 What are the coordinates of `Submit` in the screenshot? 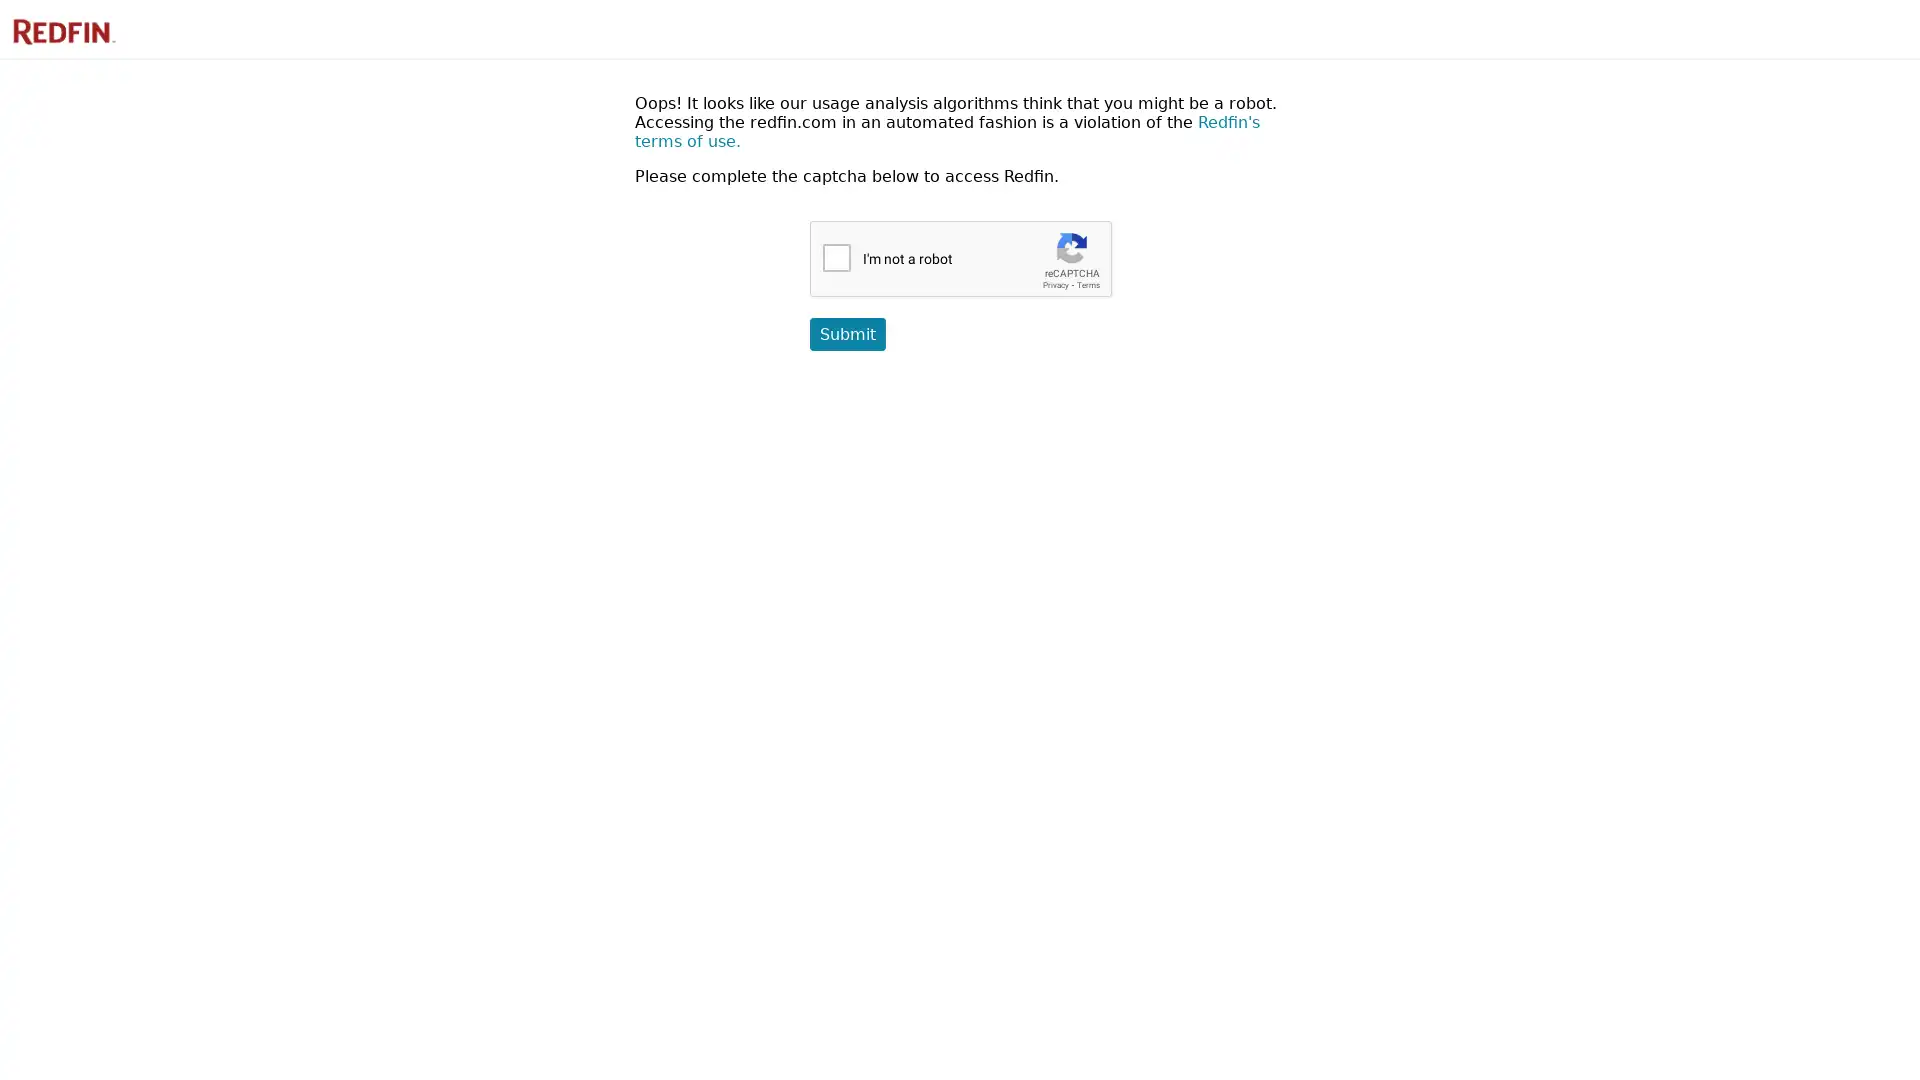 It's located at (848, 333).